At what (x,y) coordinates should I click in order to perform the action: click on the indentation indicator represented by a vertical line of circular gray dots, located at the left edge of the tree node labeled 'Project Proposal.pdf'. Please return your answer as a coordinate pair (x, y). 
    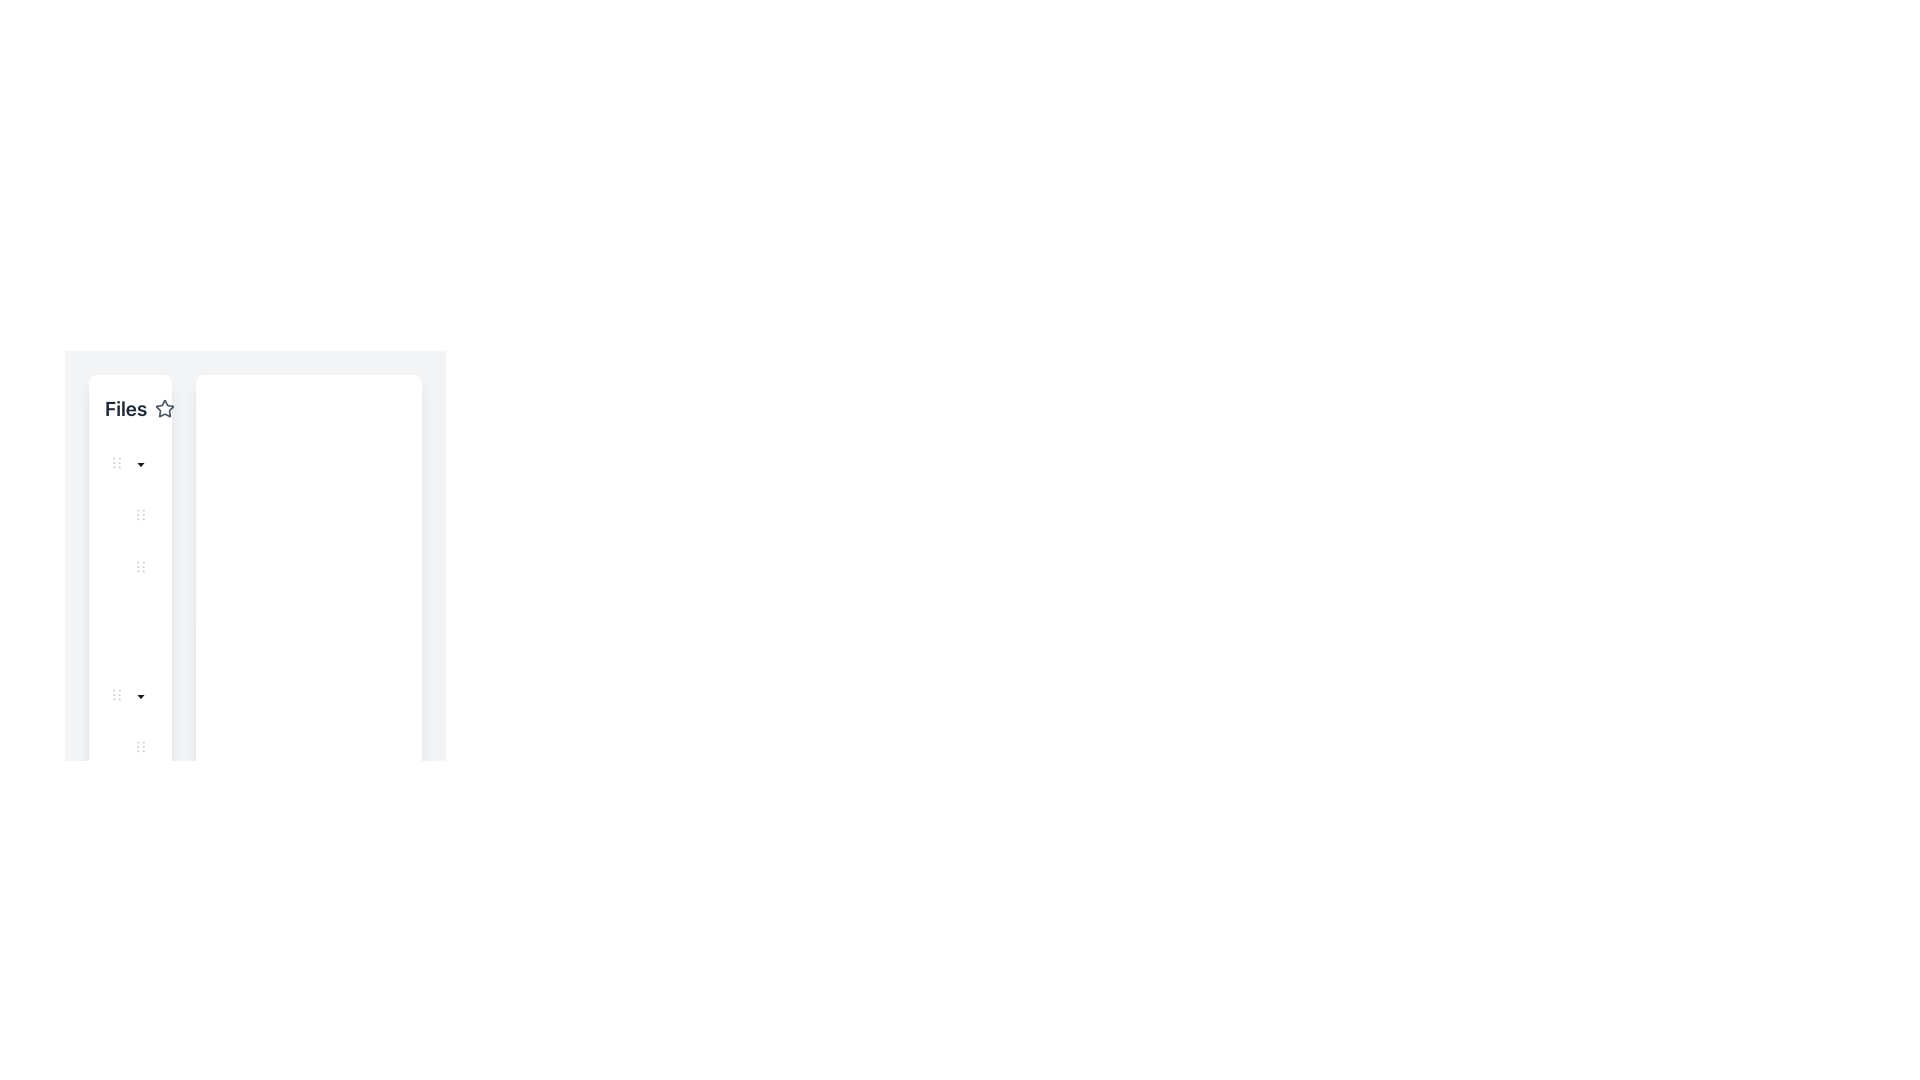
    Looking at the image, I should click on (115, 526).